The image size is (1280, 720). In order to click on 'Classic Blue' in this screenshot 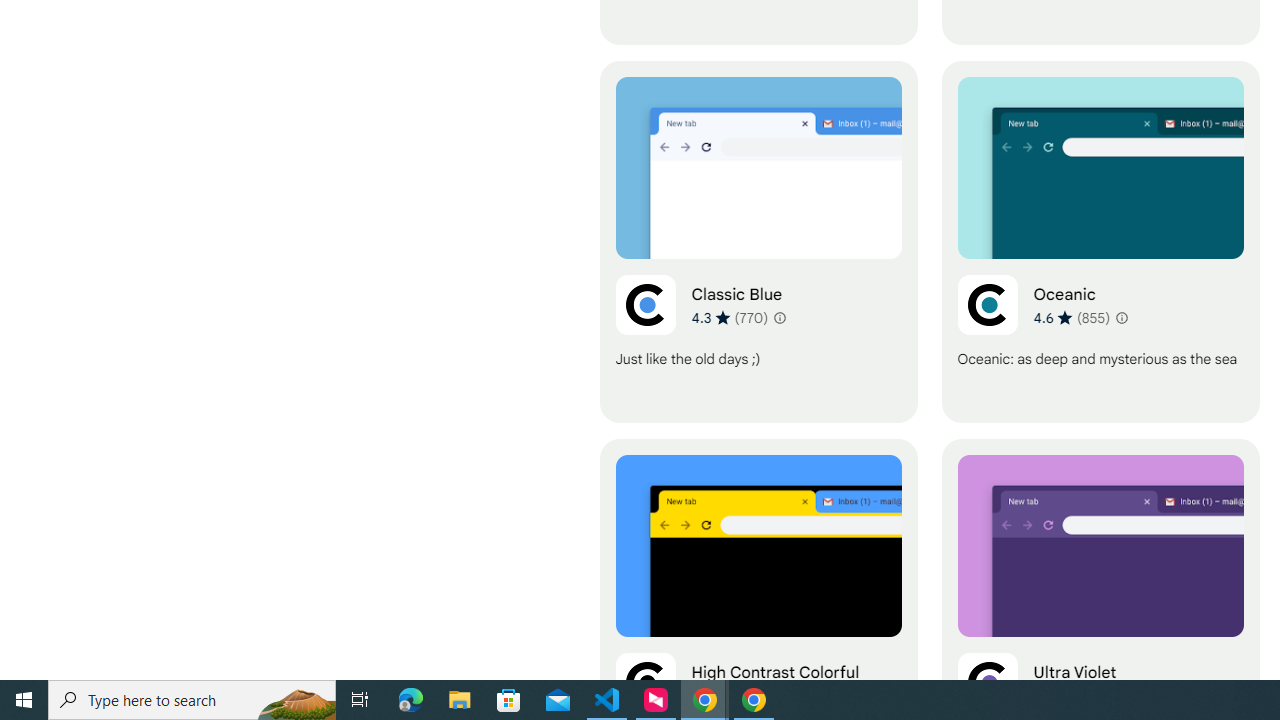, I will do `click(757, 241)`.